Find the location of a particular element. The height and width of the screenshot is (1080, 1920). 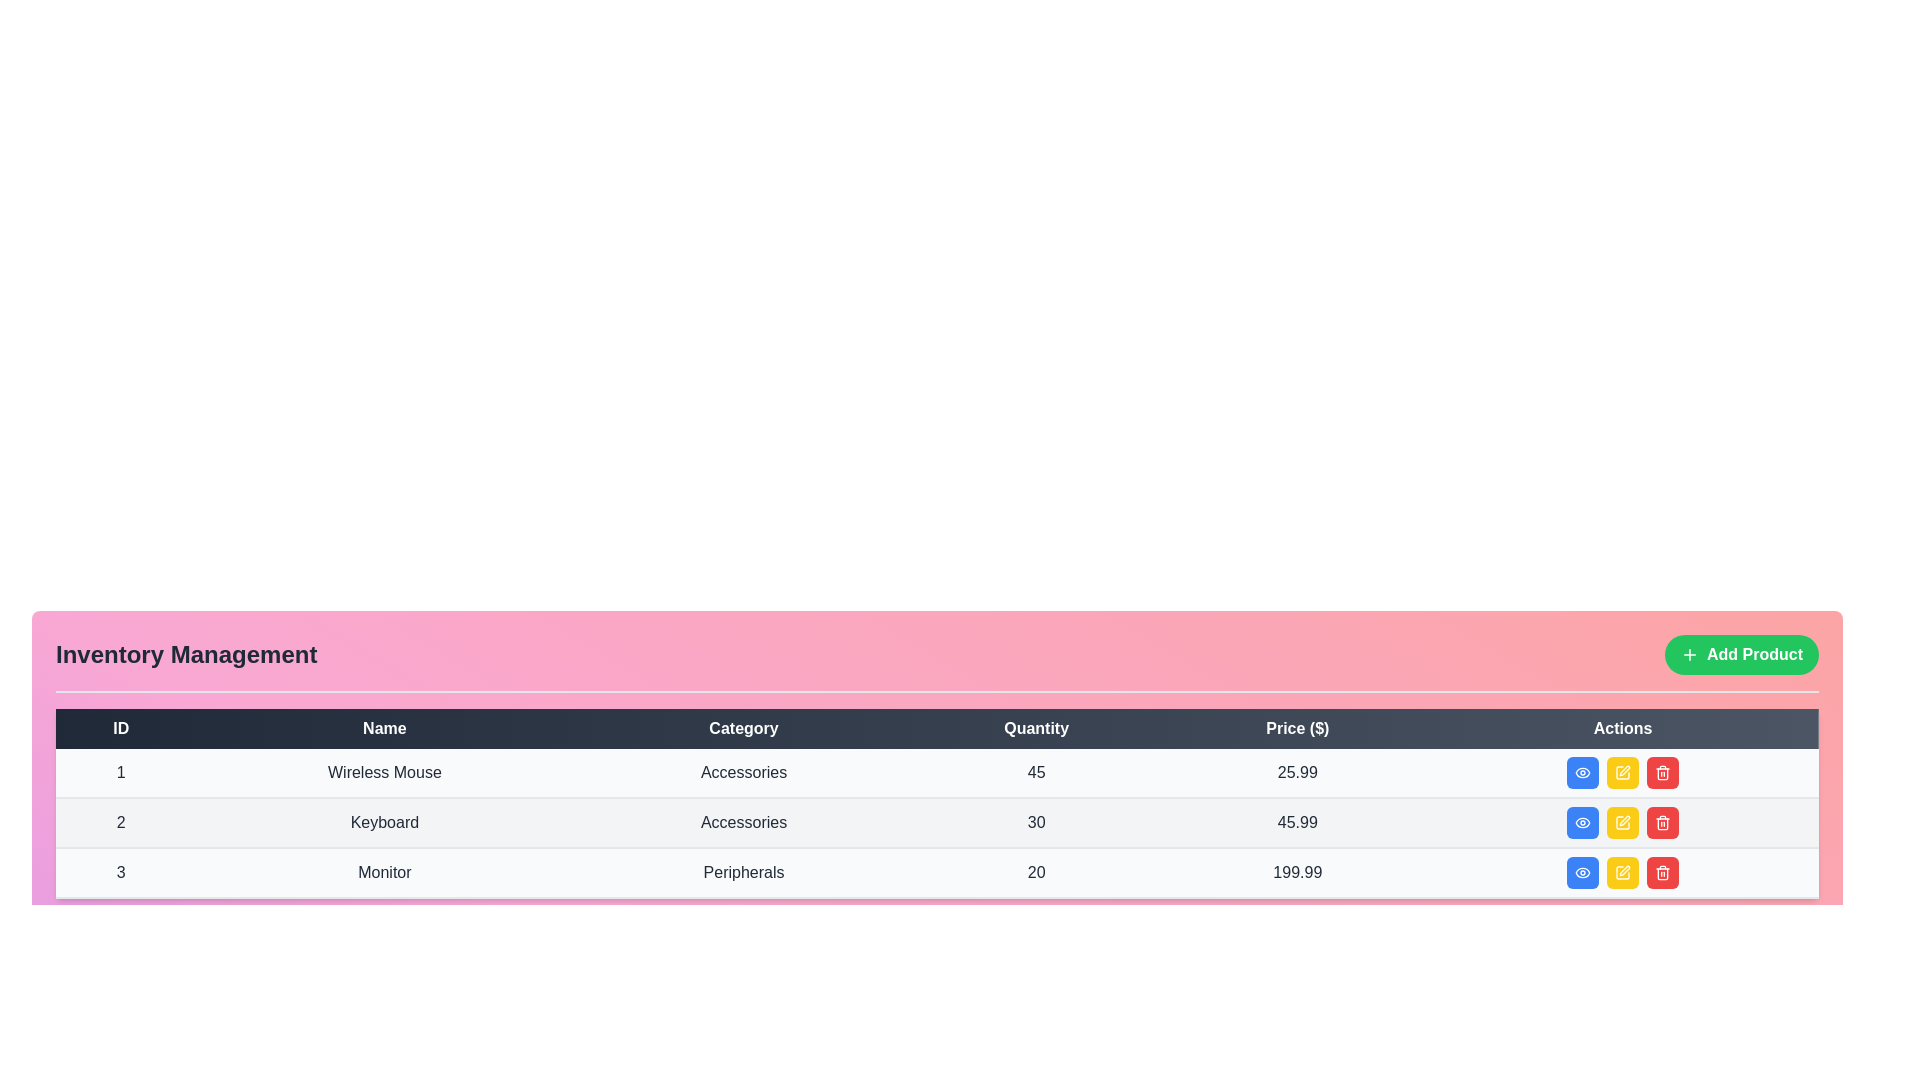

the yellow button with a white pen icon, which is the second button in the 'Actions' column of the third row in the table, to trigger styling changes is located at coordinates (1623, 871).